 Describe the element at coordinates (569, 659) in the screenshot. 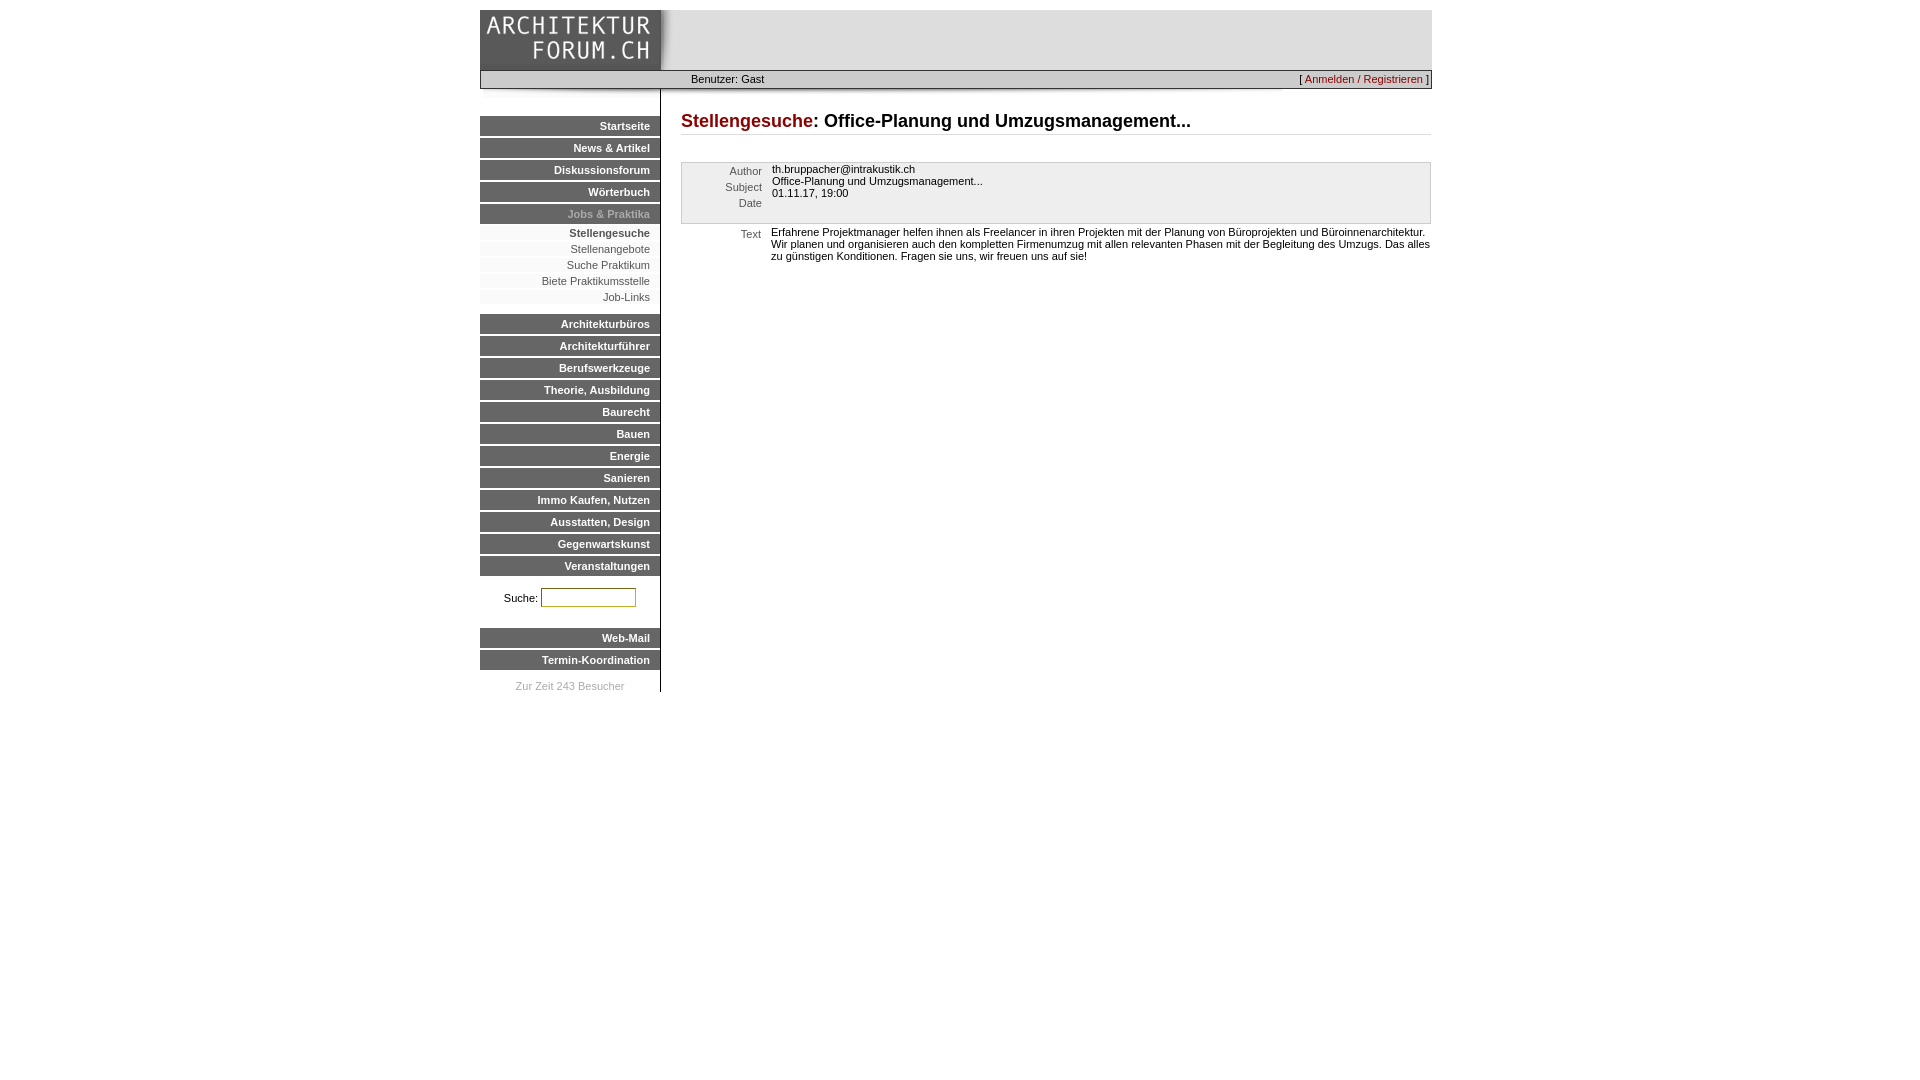

I see `'Termin-Koordination'` at that location.